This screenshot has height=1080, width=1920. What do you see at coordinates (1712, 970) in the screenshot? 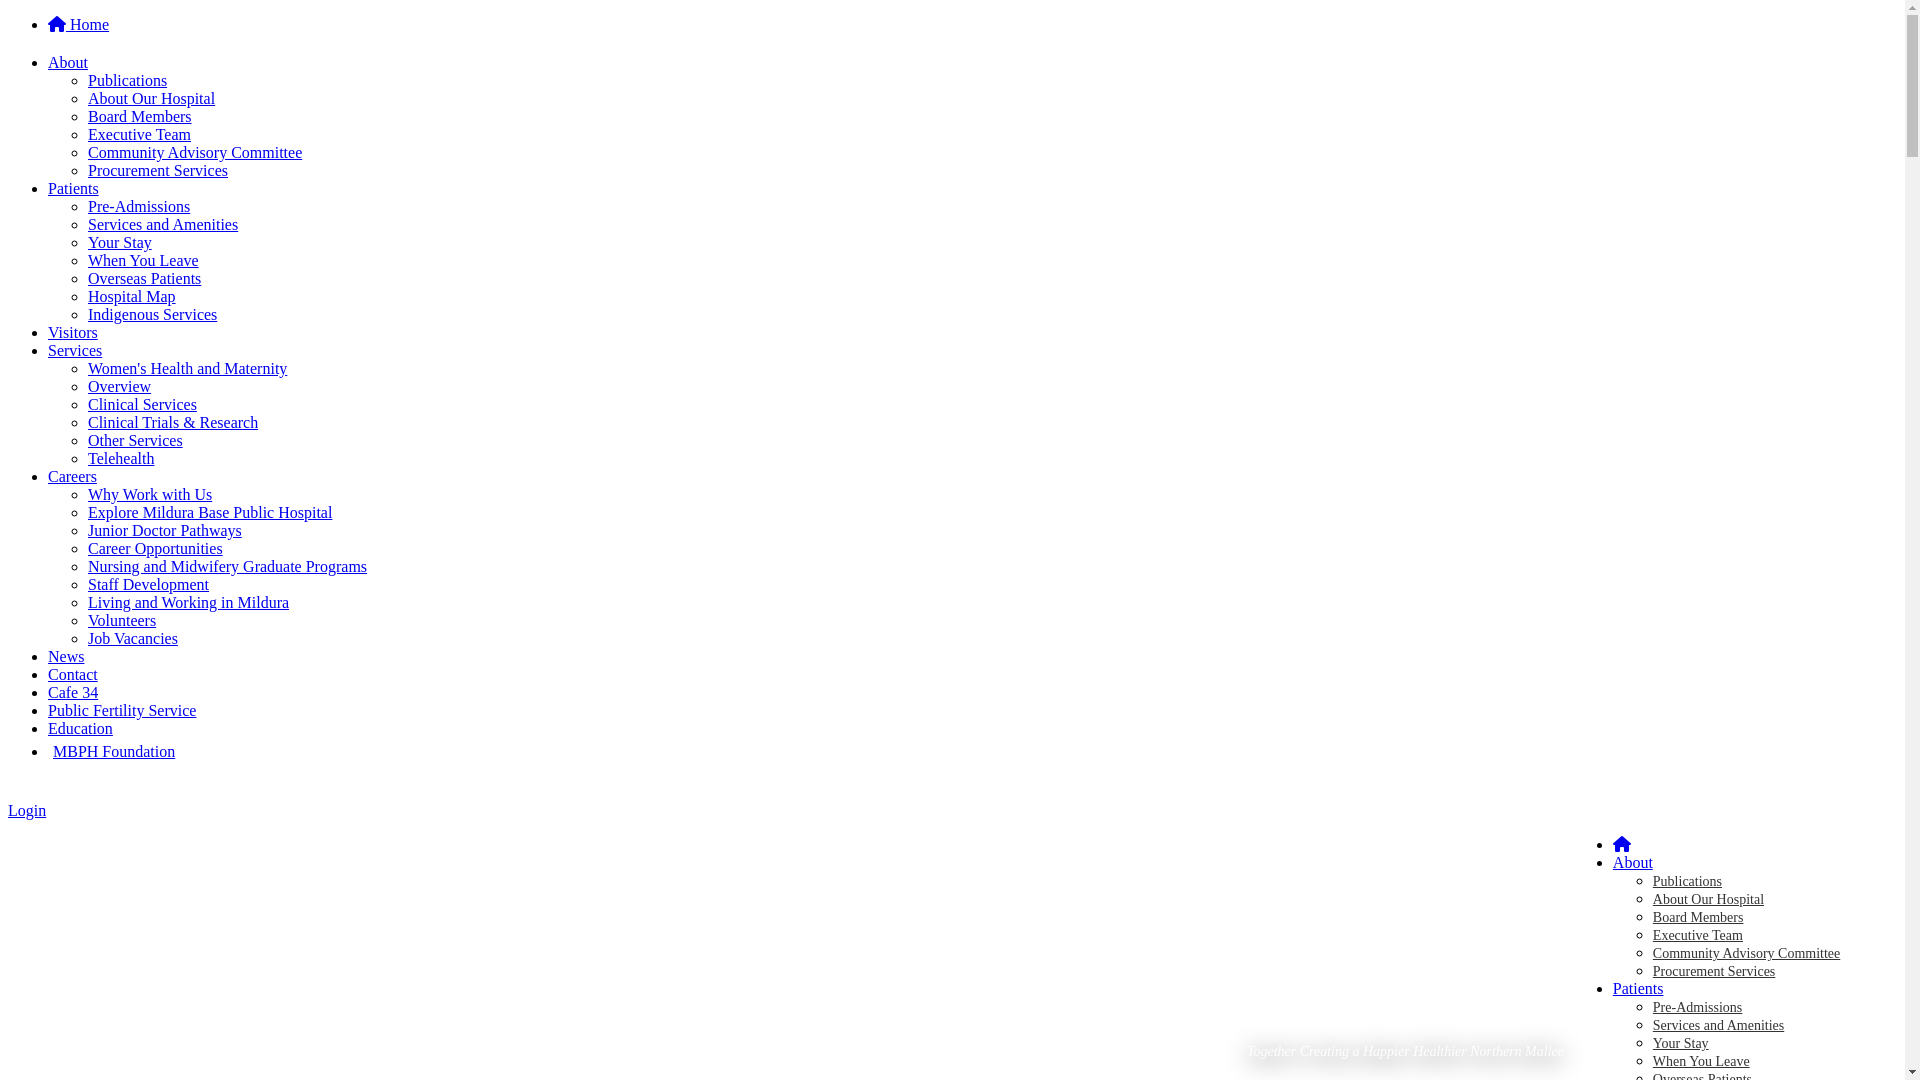
I see `'Procurement Services'` at bounding box center [1712, 970].